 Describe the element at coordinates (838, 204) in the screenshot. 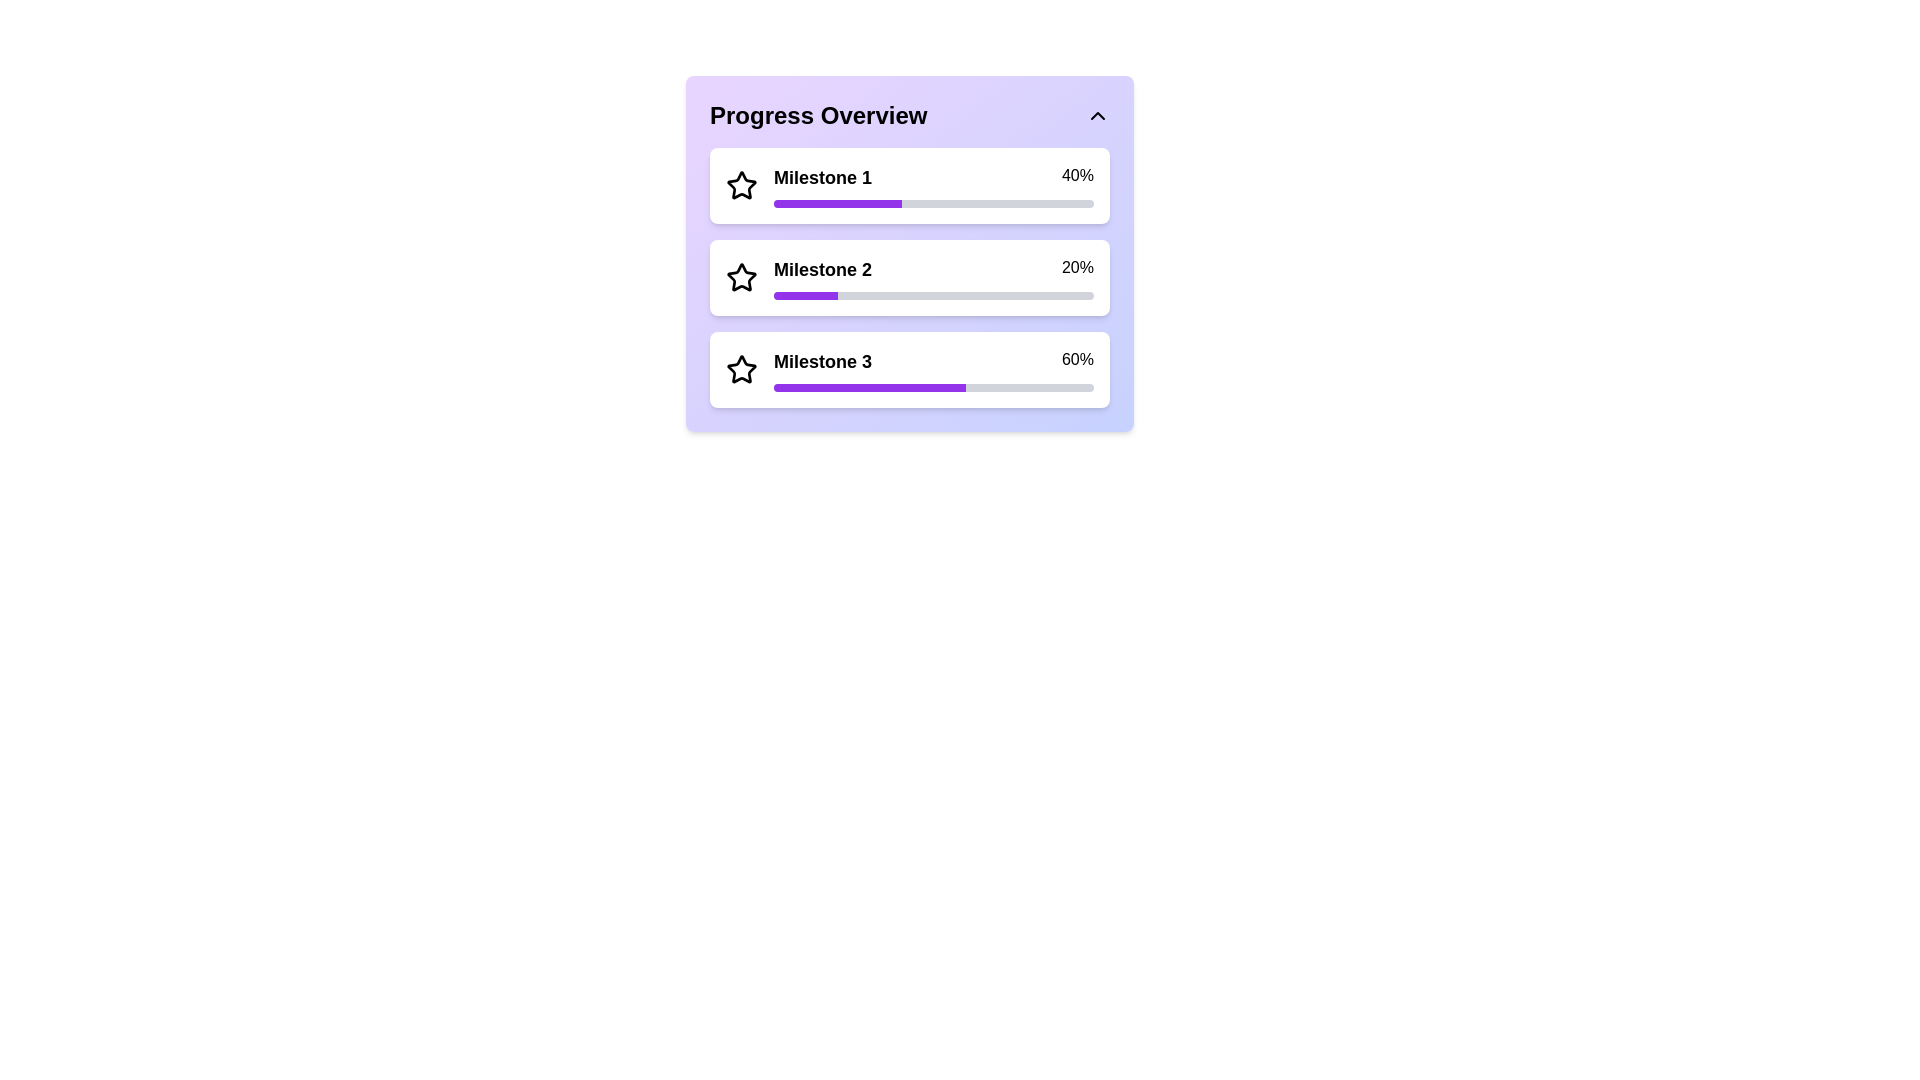

I see `the progress bar fill segment, which is a solid purple color indicating the filled portion of the horizontal progress indicator for 'Milestone 1'` at that location.